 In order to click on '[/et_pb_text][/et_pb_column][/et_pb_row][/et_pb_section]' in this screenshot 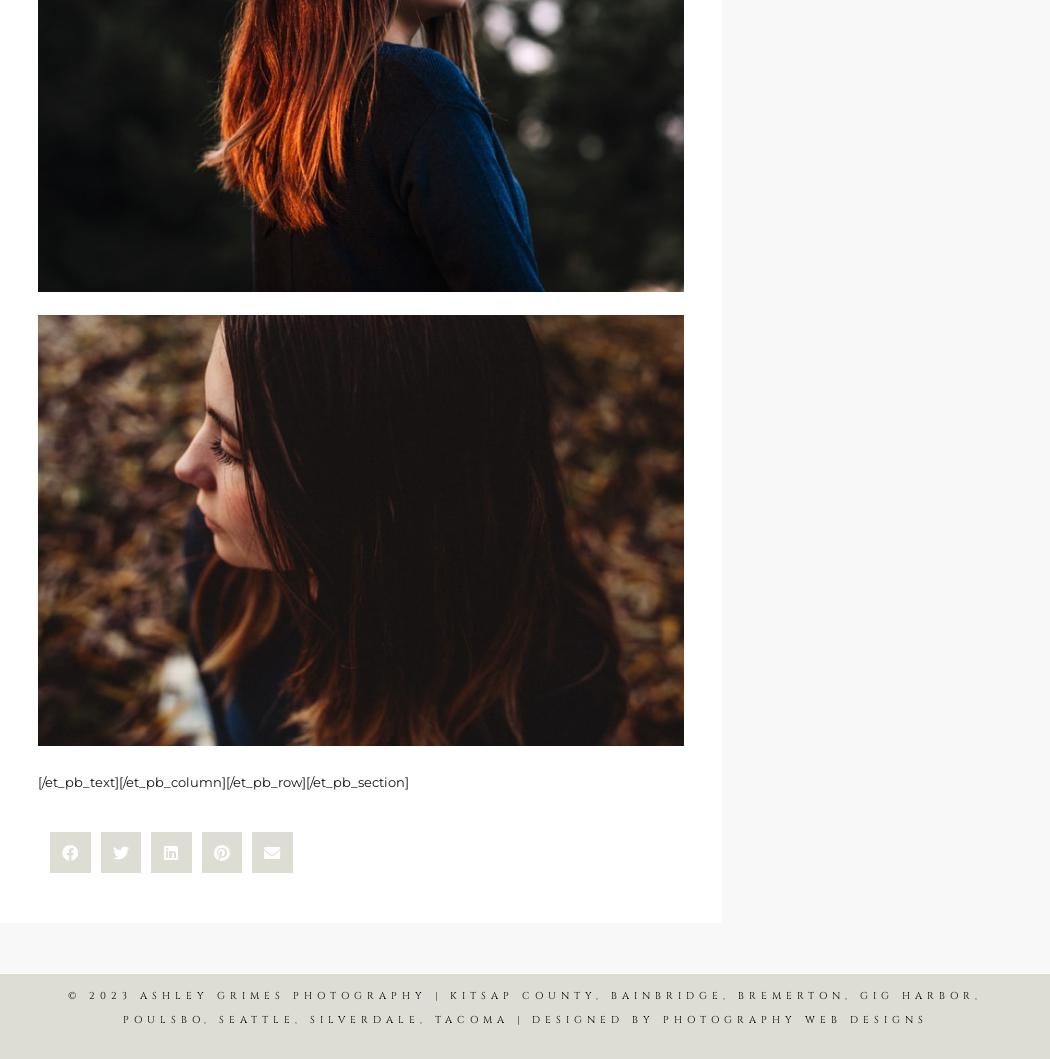, I will do `click(222, 780)`.